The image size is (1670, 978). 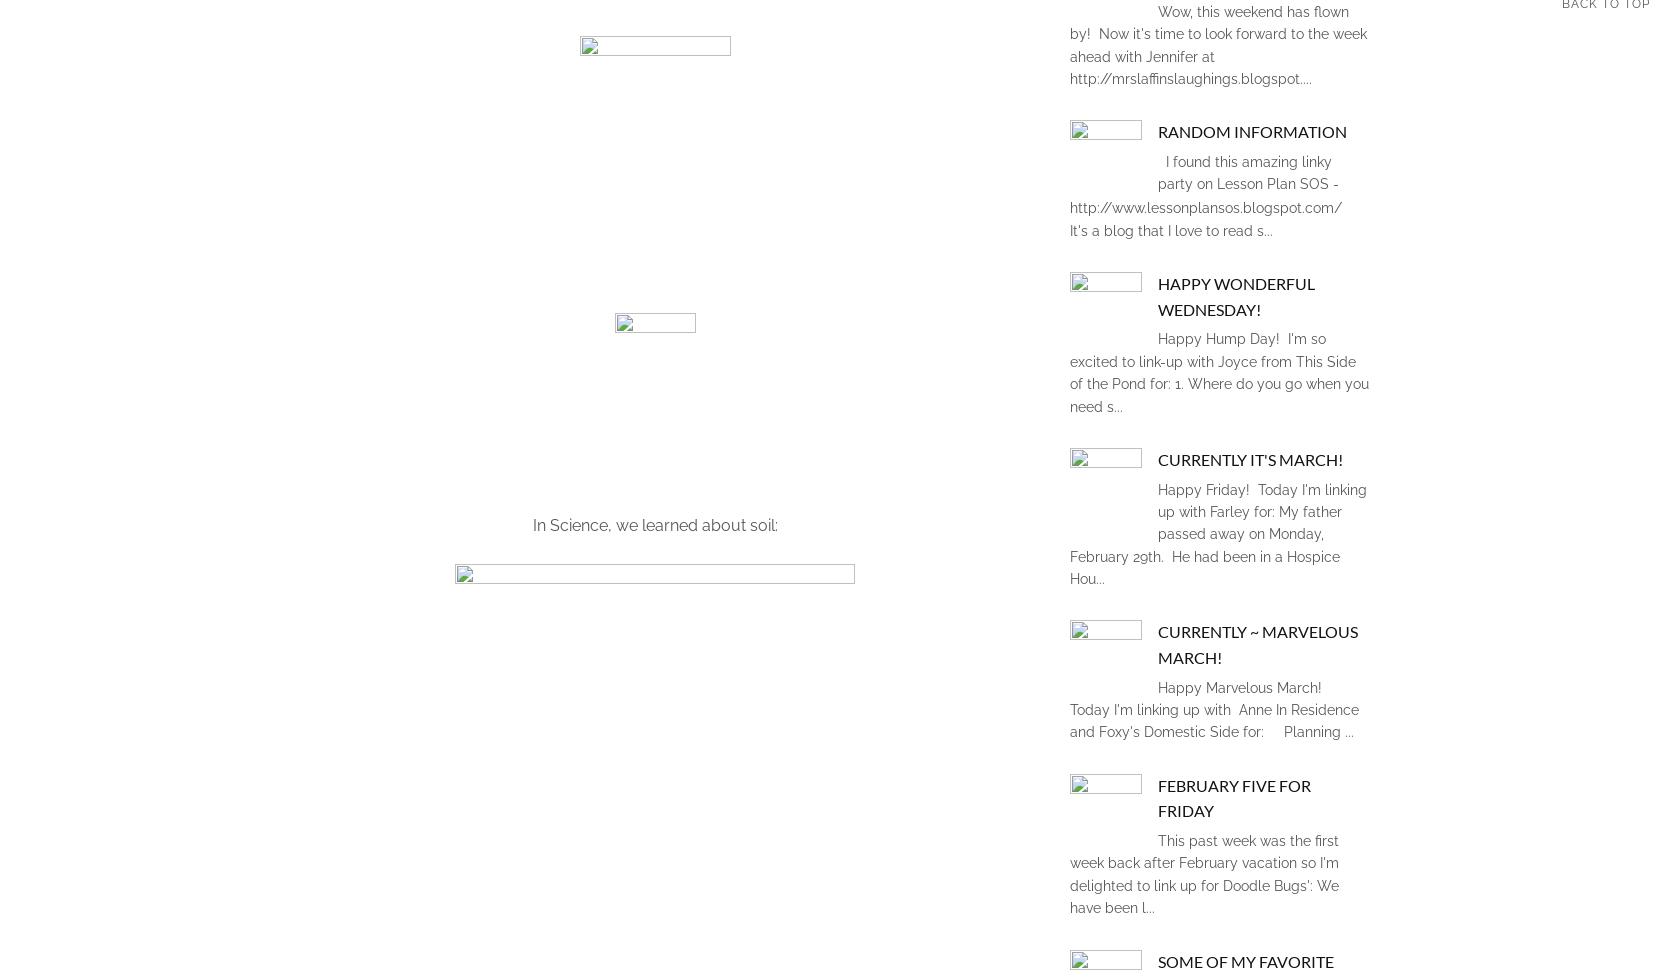 I want to click on 'This past week was the first week back after February vacation so I'm delighted to link up for Doodle Bugs':         We have been l...', so click(x=1204, y=873).